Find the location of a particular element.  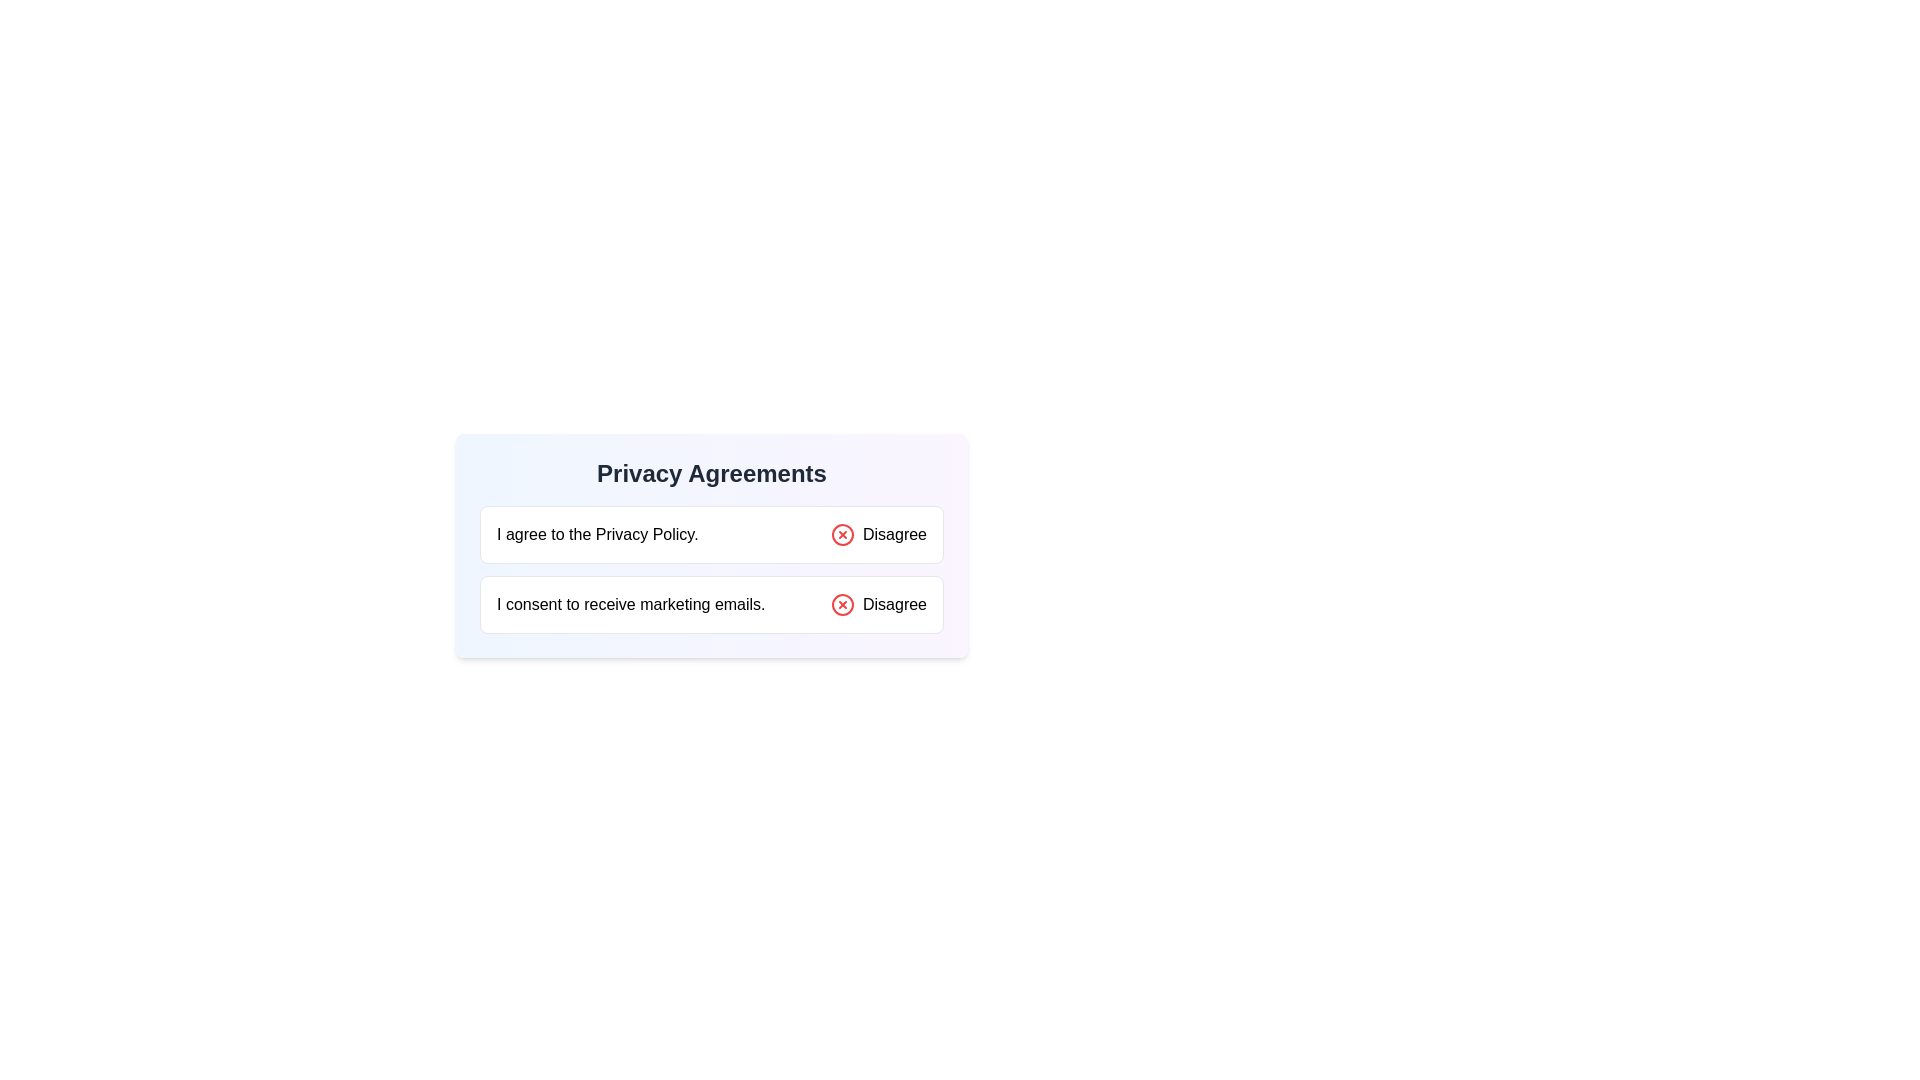

the main header text that reads 'Privacy Agreements', which is styled in bold and is the primary title for the surrounding content is located at coordinates (711, 474).